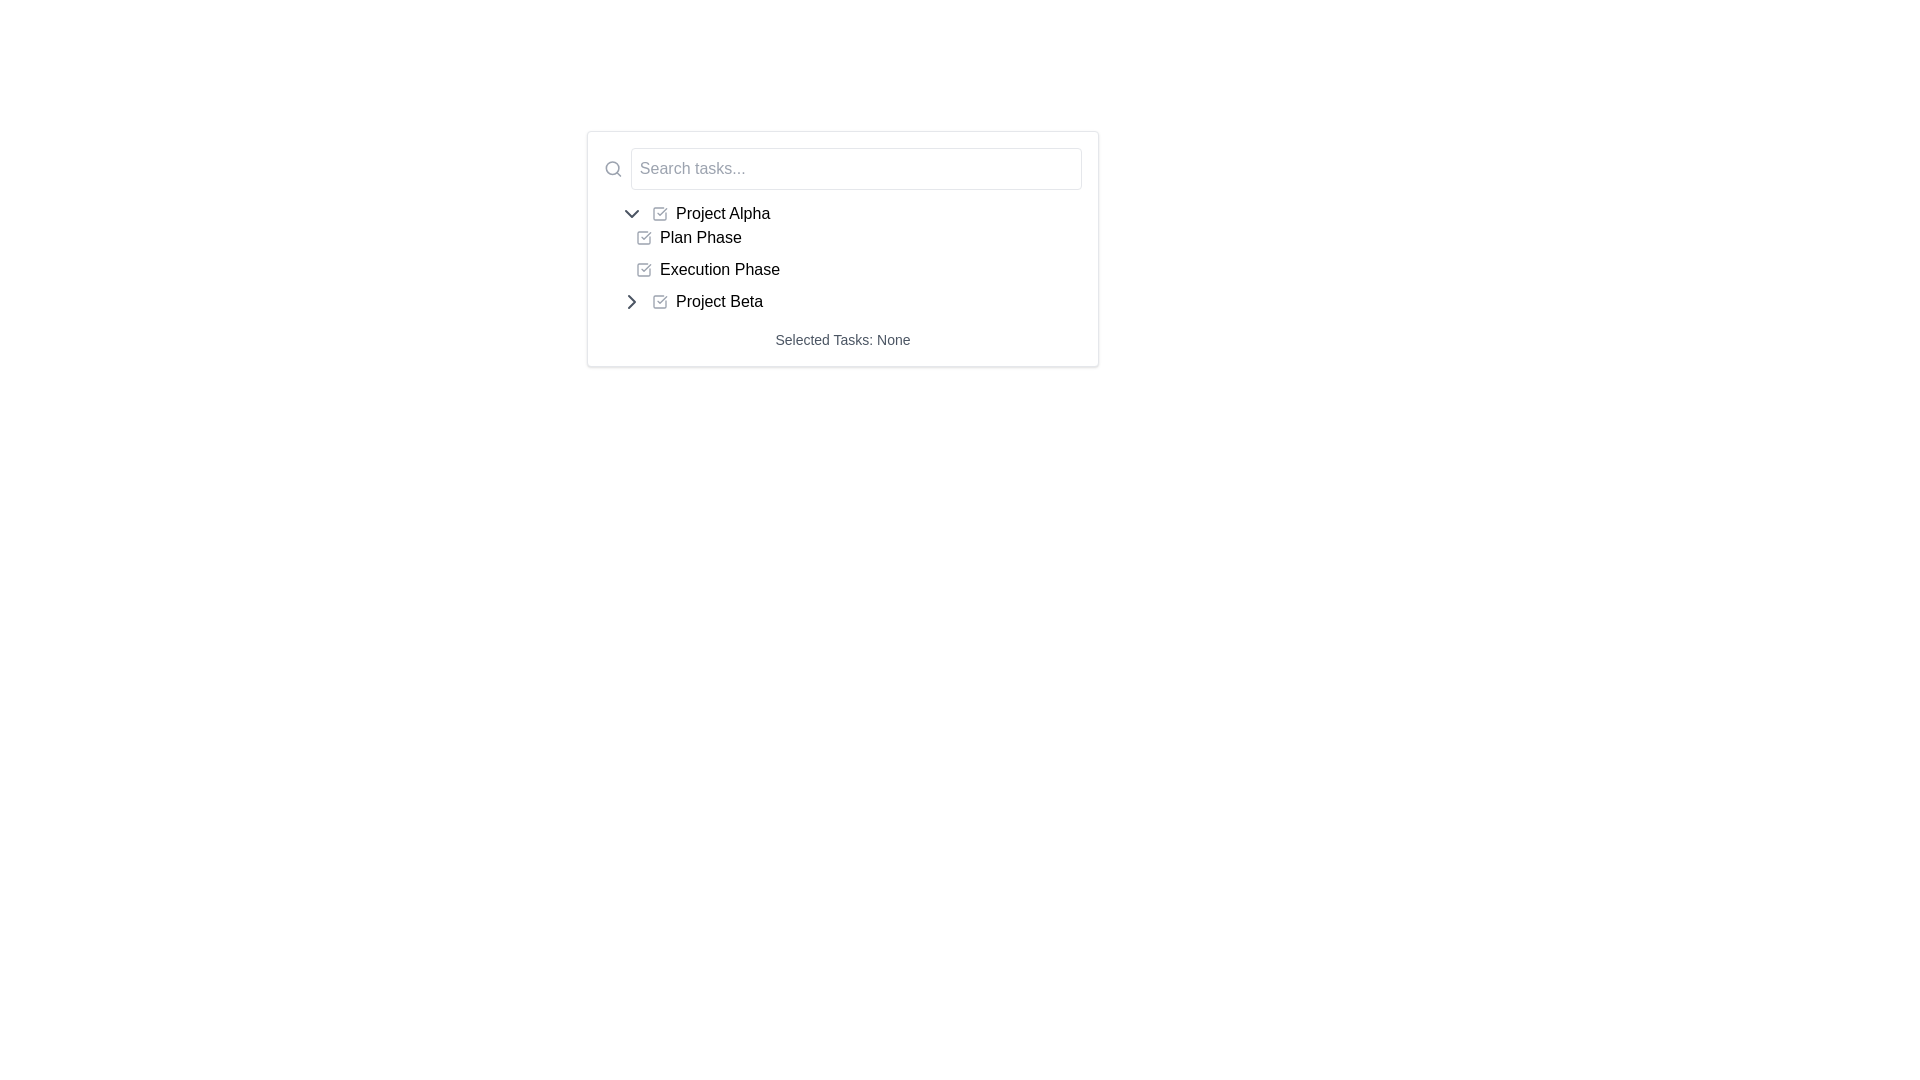  I want to click on the checkbox located to the left of the text 'Project Beta' in the item list, so click(660, 301).